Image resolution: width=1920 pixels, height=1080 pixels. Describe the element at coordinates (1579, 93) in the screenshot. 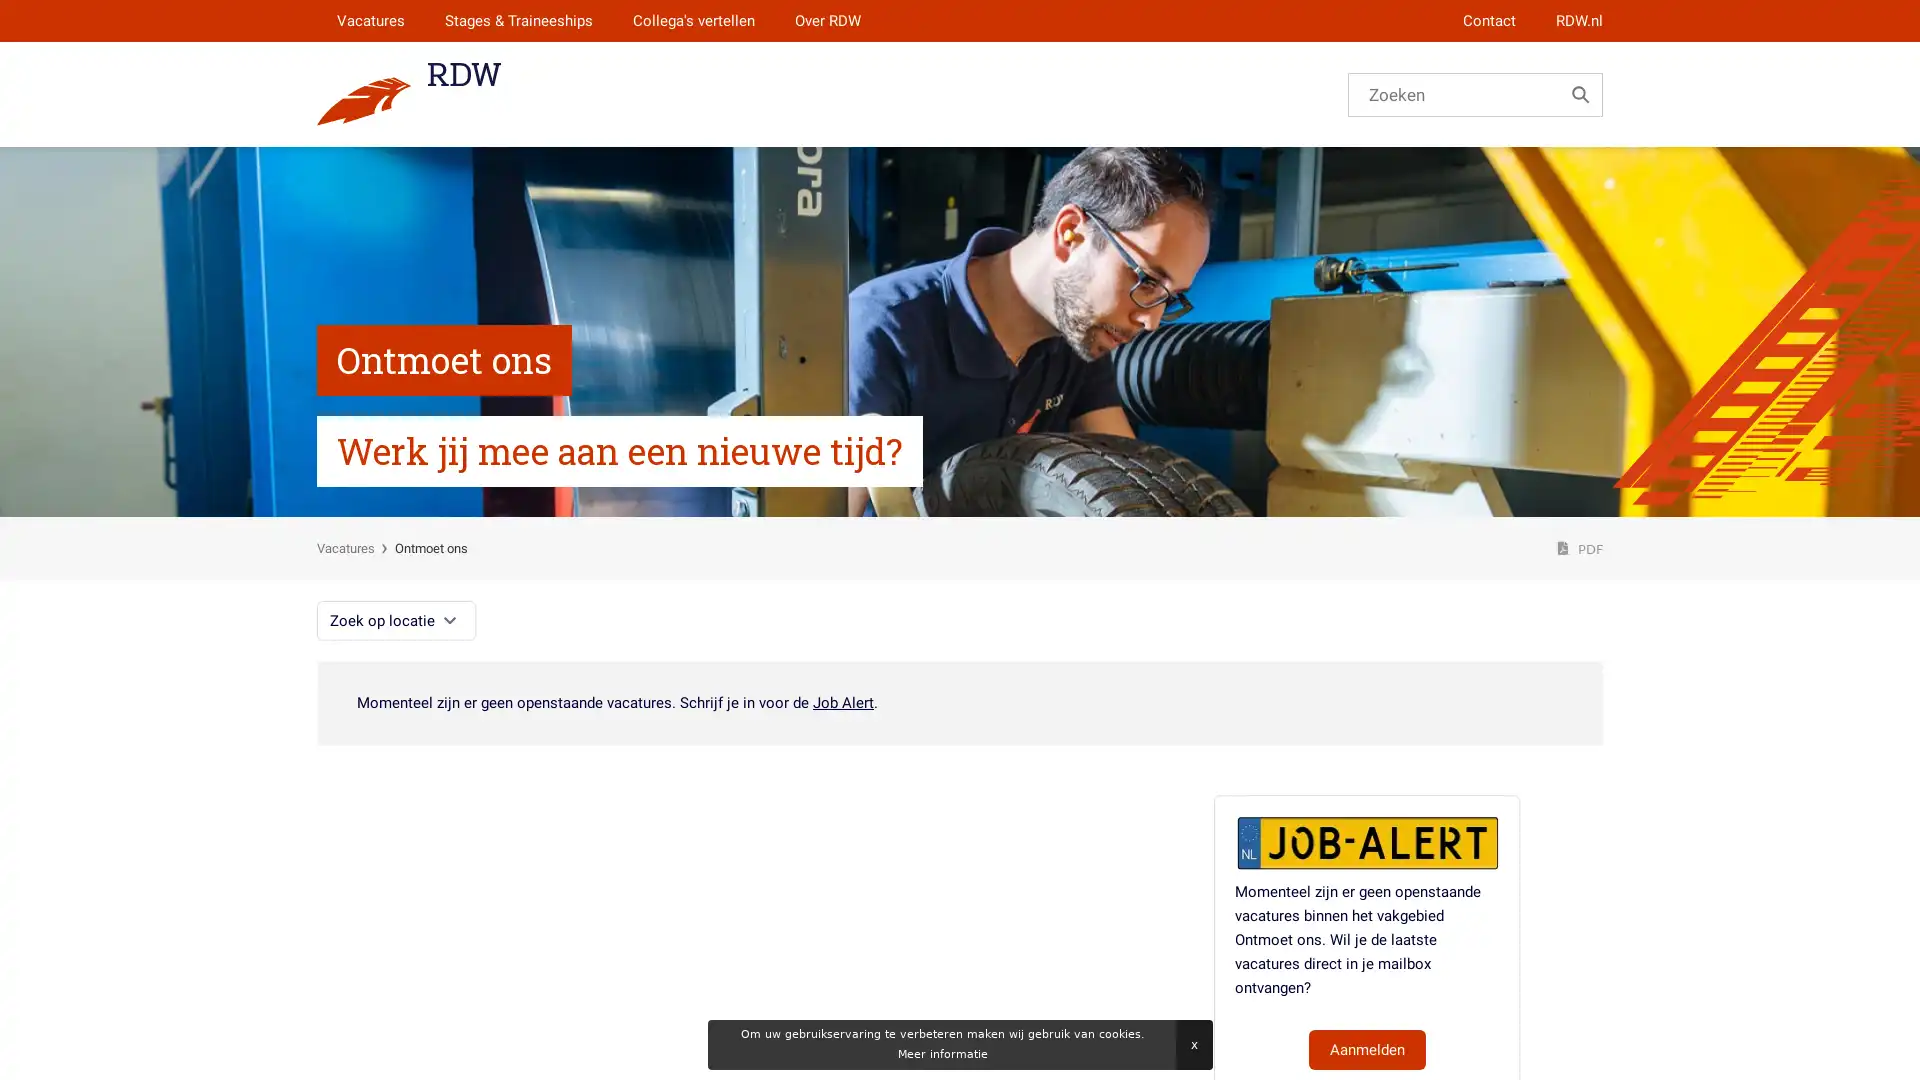

I see `Zoek...` at that location.